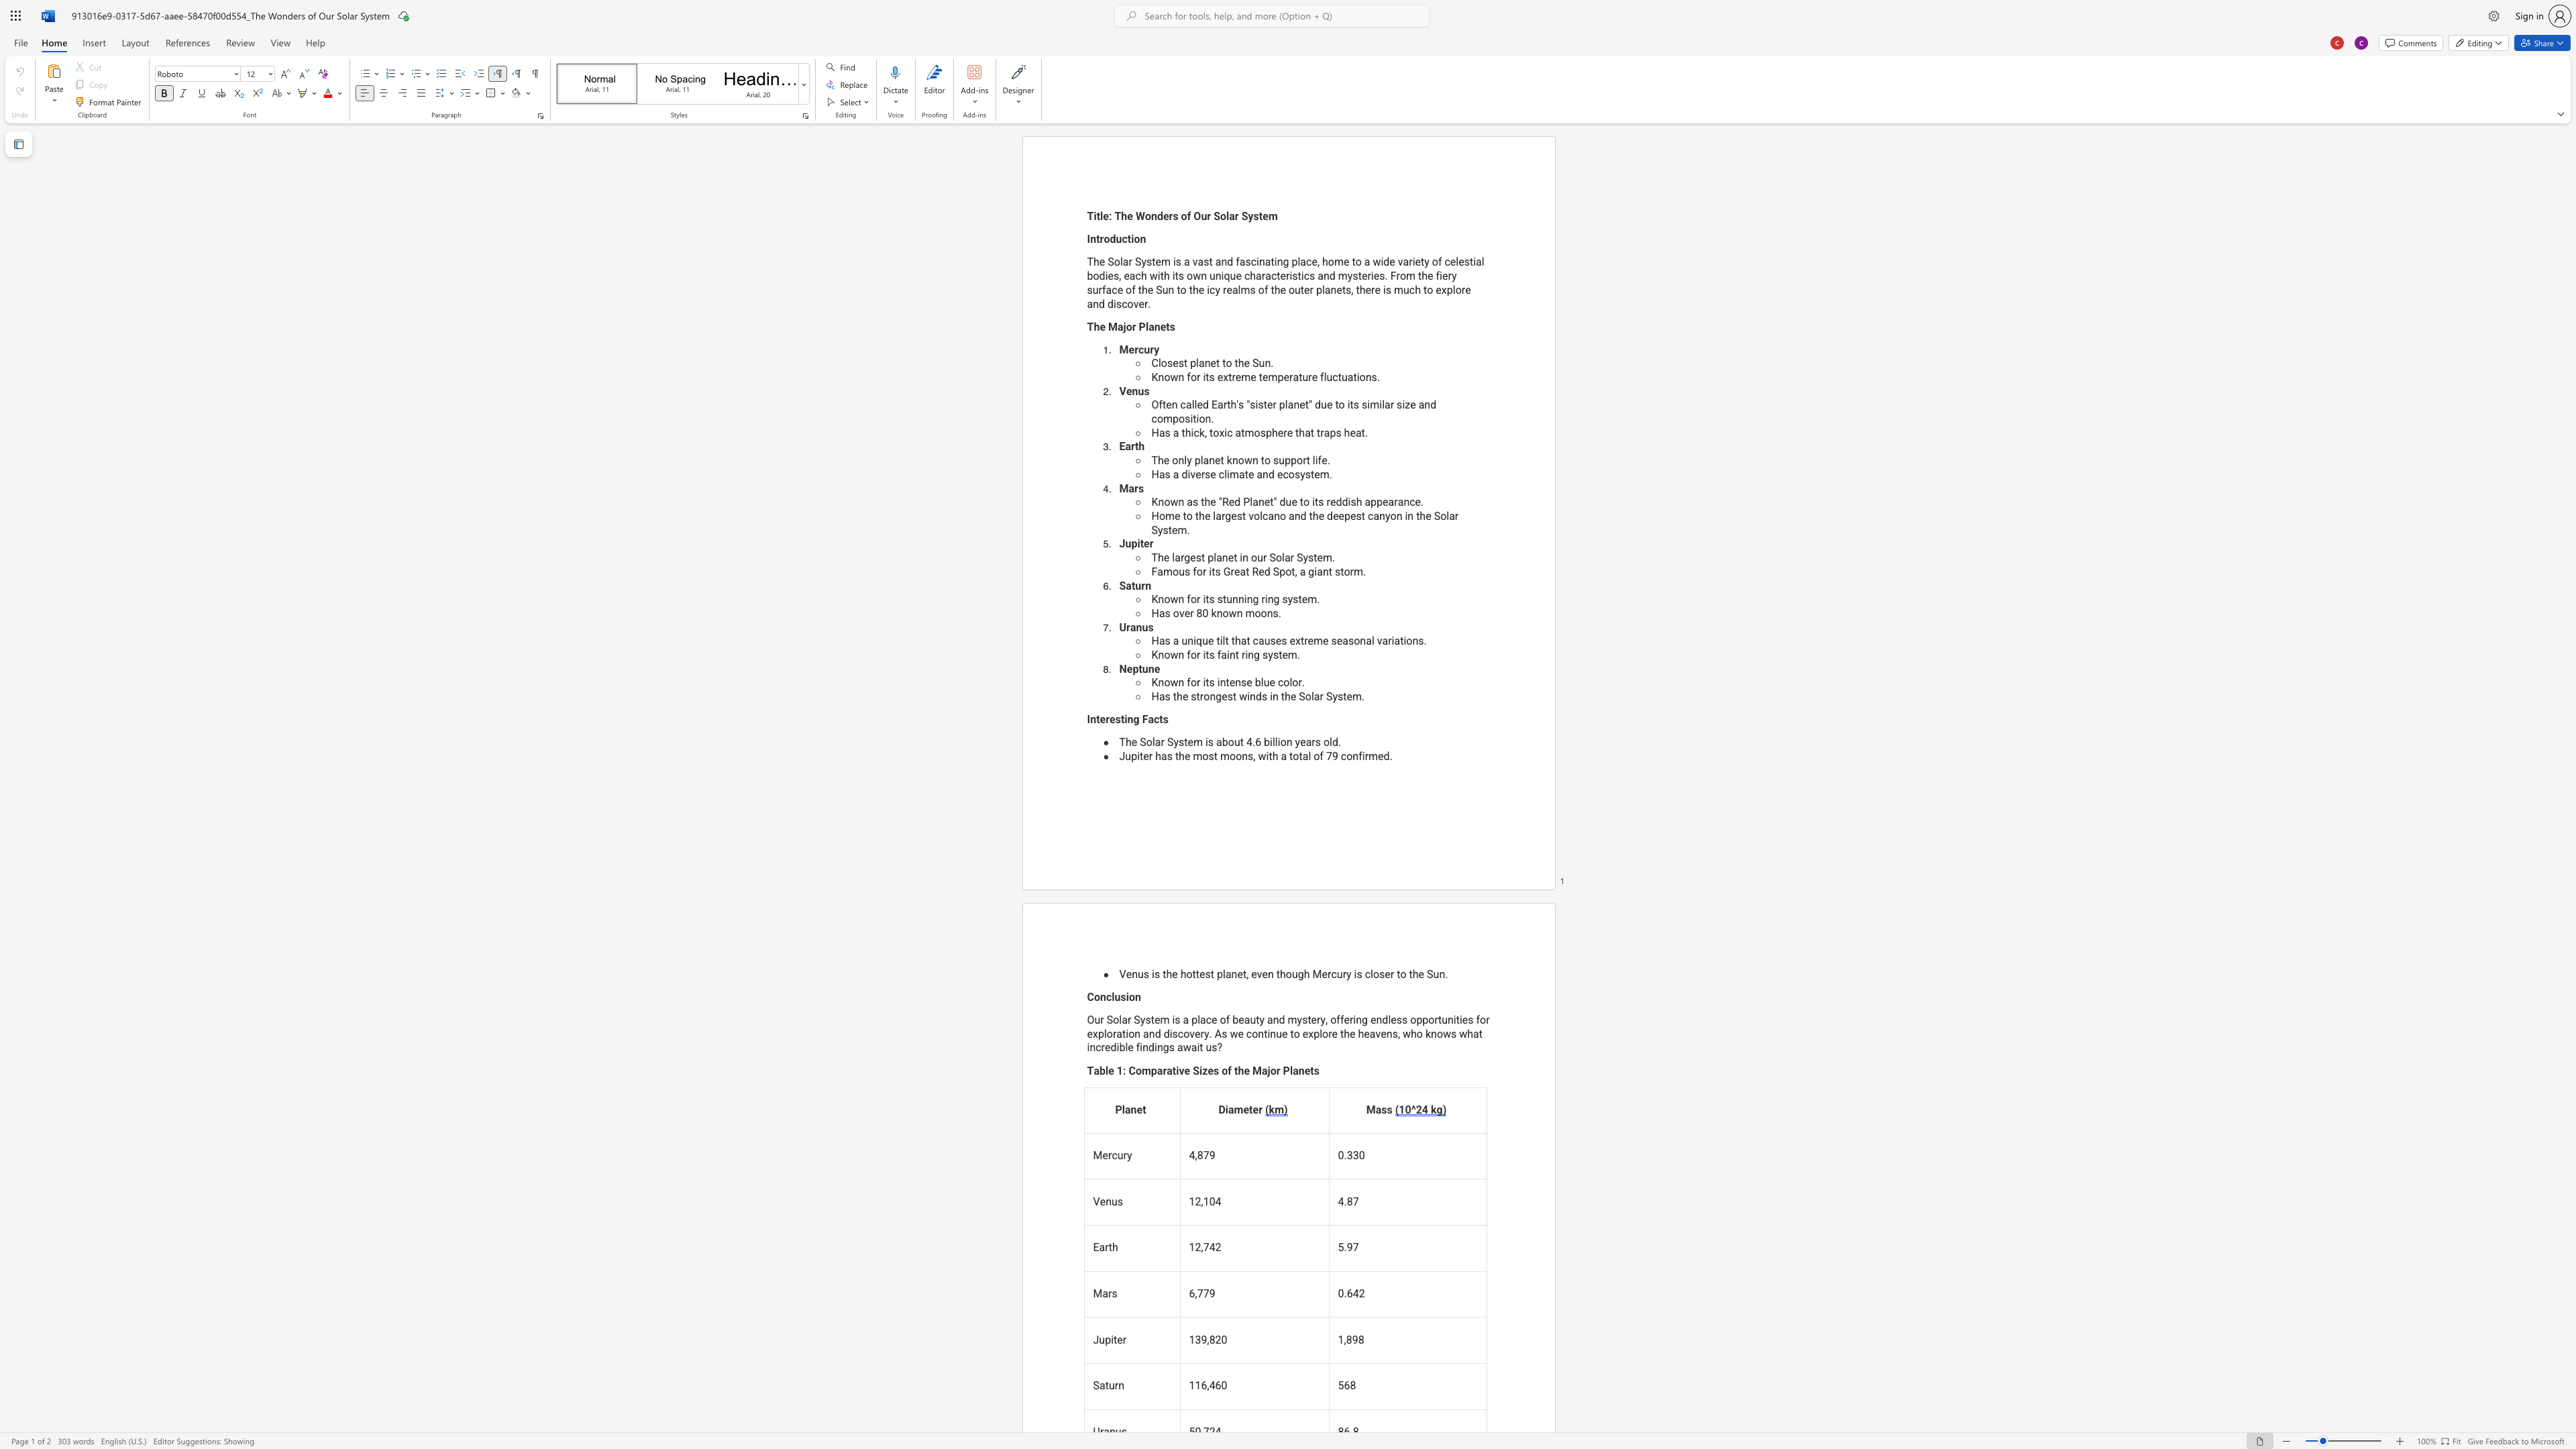  What do you see at coordinates (1344, 515) in the screenshot?
I see `the subset text "pest canyon in the Sola" within the text "Home to the largest volcano and the deepest canyon in the Solar System."` at bounding box center [1344, 515].